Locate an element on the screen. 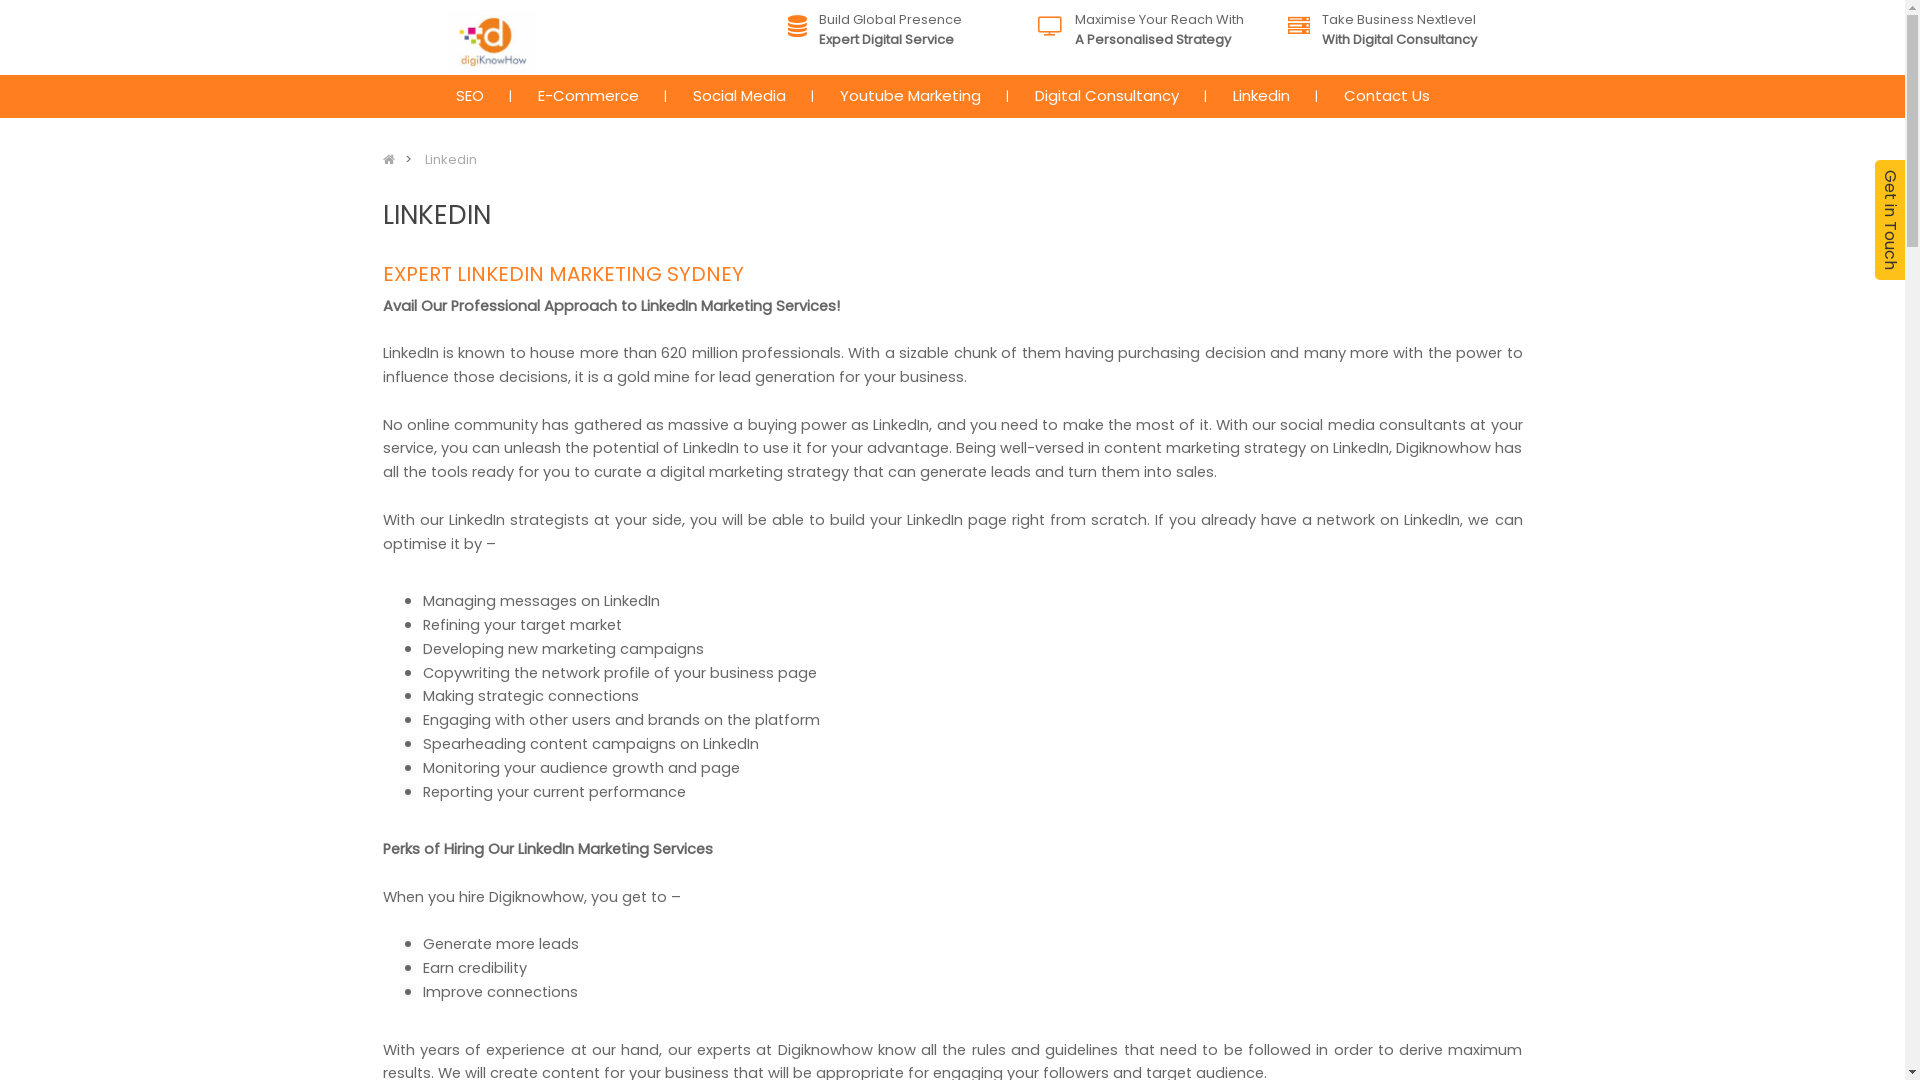 The image size is (1920, 1080). 'Linkedin' is located at coordinates (449, 158).